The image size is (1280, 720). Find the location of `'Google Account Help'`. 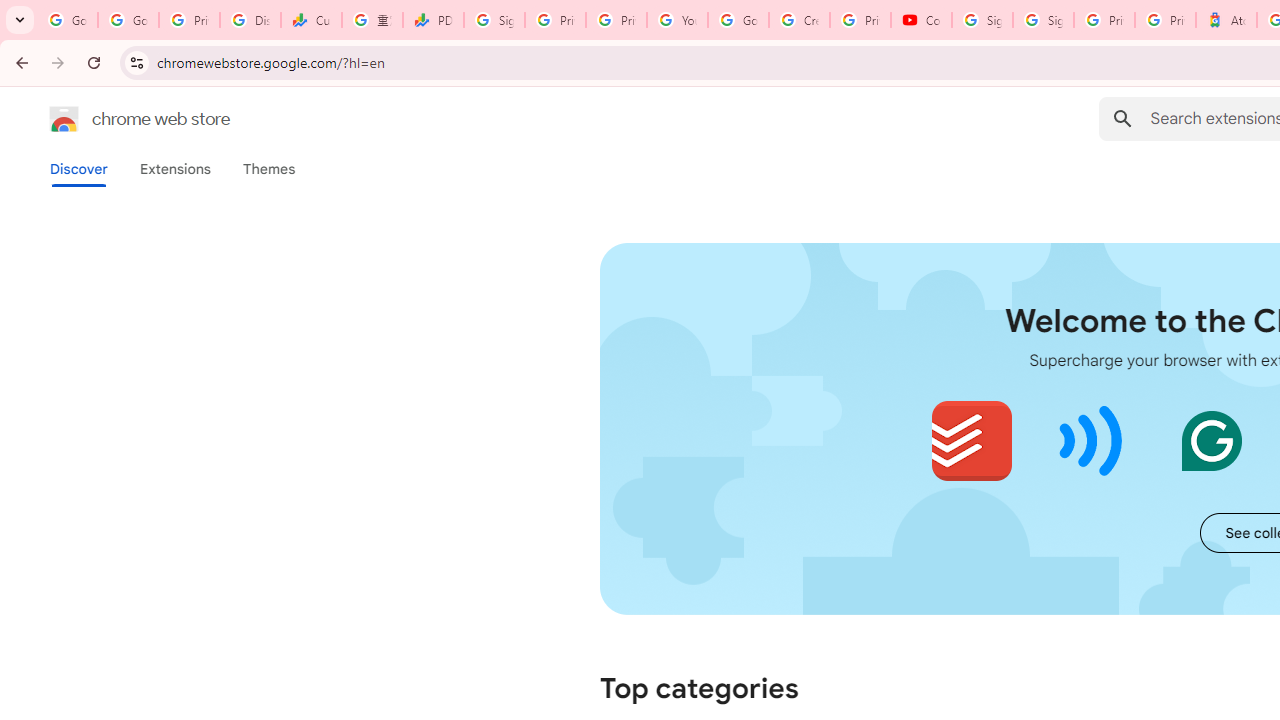

'Google Account Help' is located at coordinates (737, 20).